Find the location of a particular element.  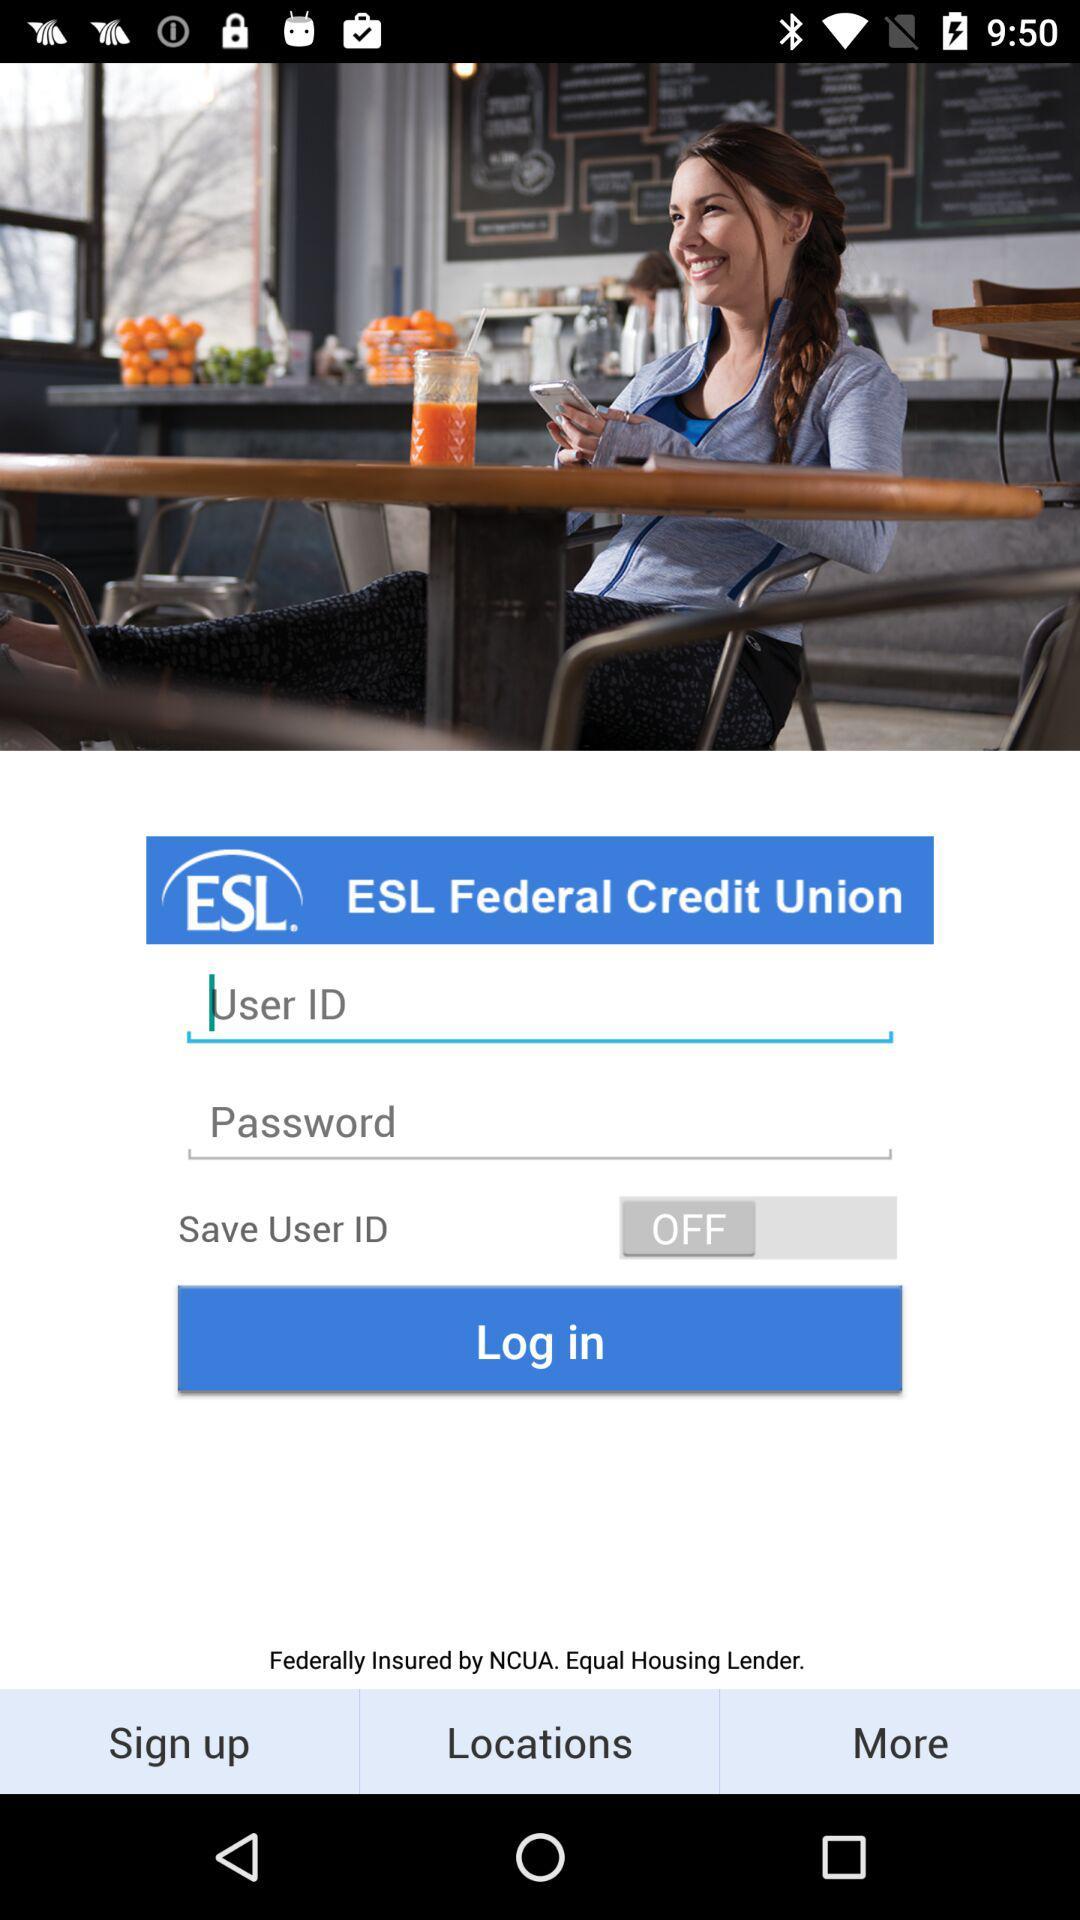

item to the right of the locations item is located at coordinates (898, 1740).